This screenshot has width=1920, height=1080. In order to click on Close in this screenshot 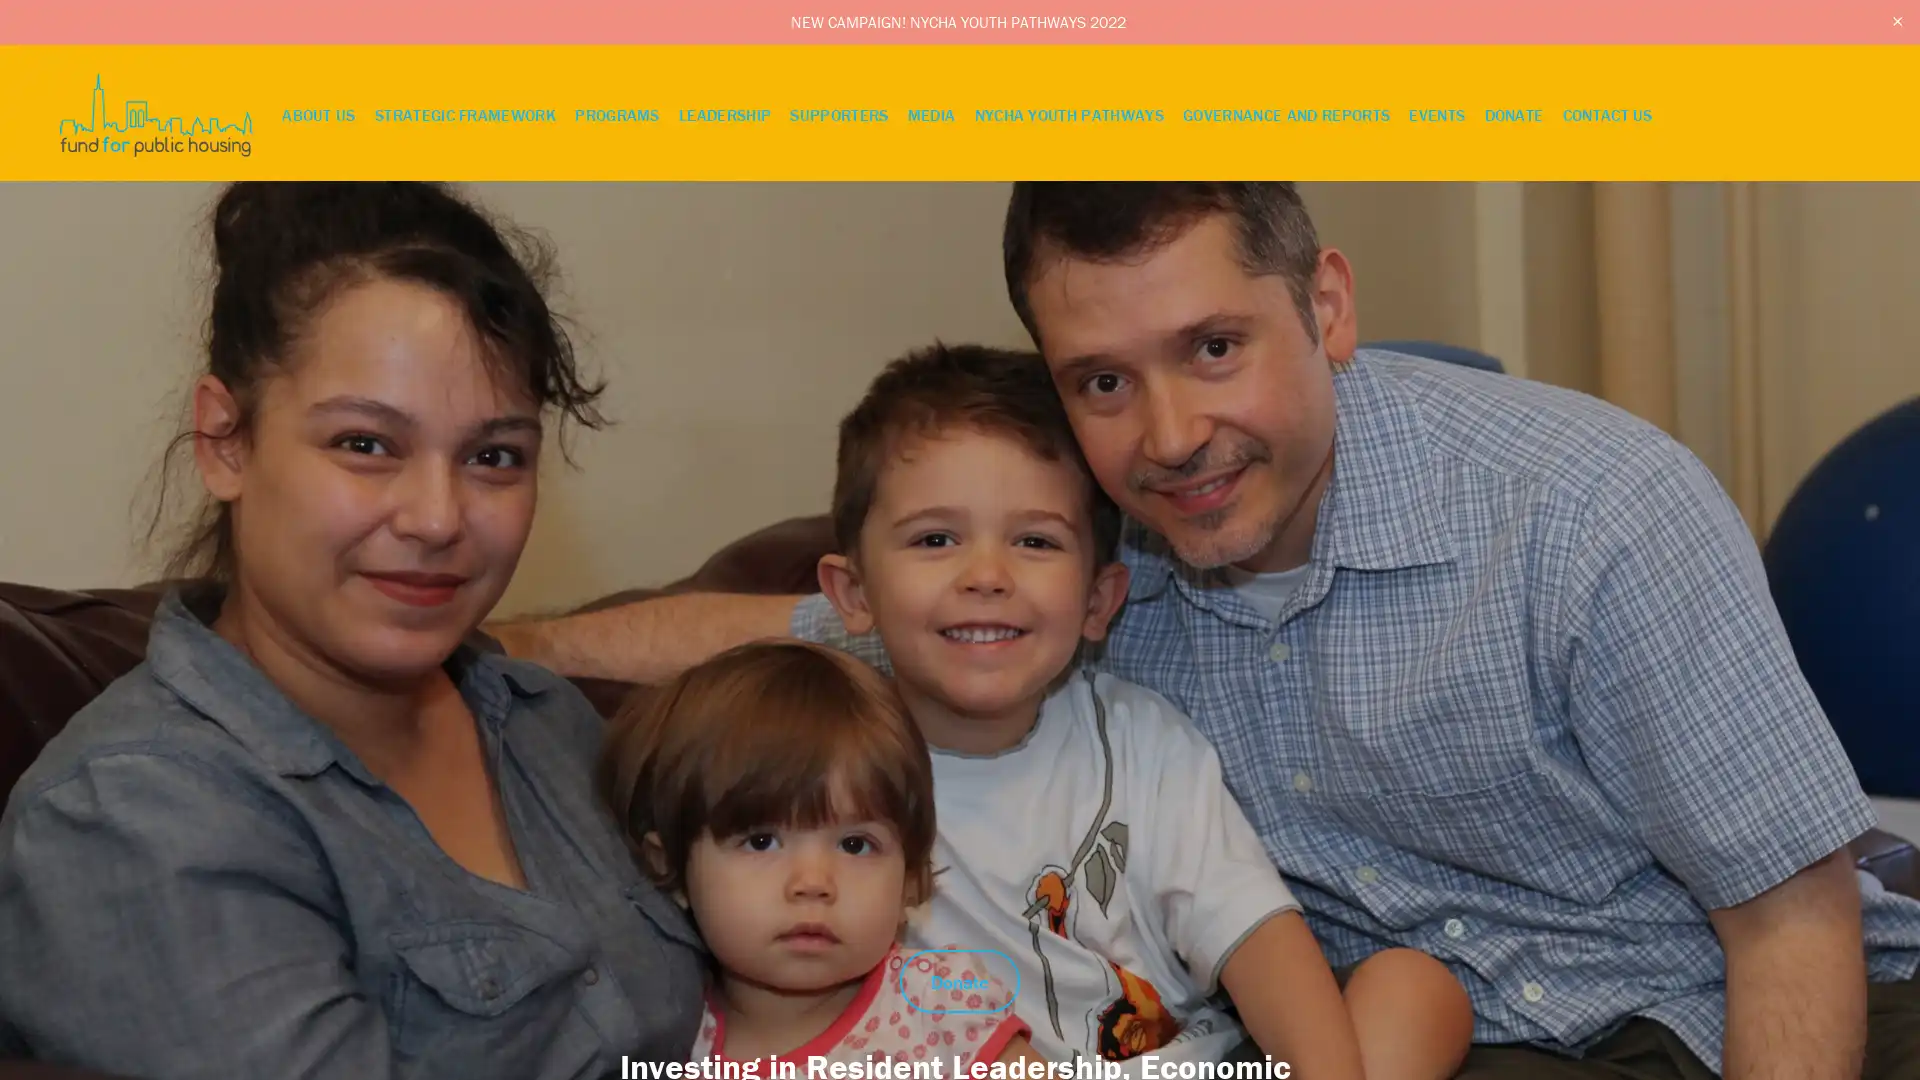, I will do `click(1895, 903)`.